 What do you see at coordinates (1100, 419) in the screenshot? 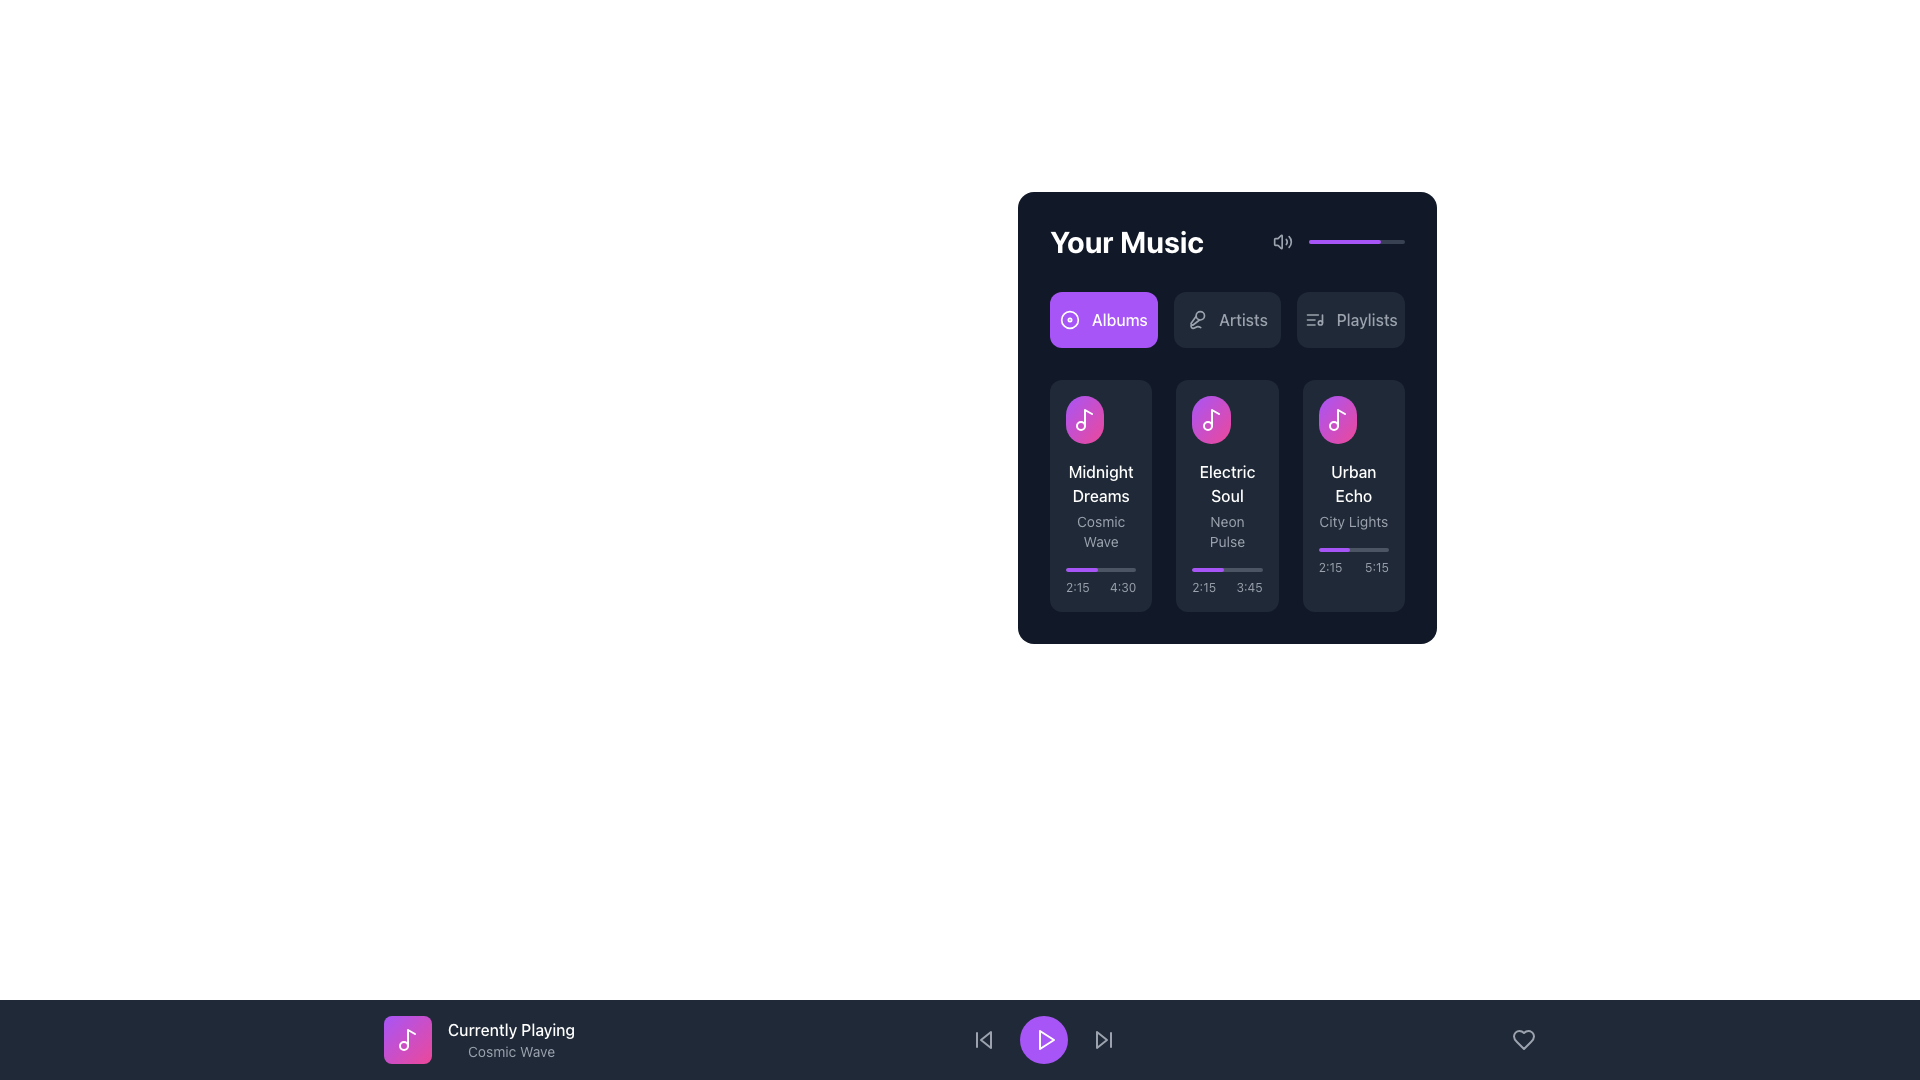
I see `the IconButton in the top-left region of the 'Midnight Dreams' music card, which is part of the 'Your Music' section` at bounding box center [1100, 419].